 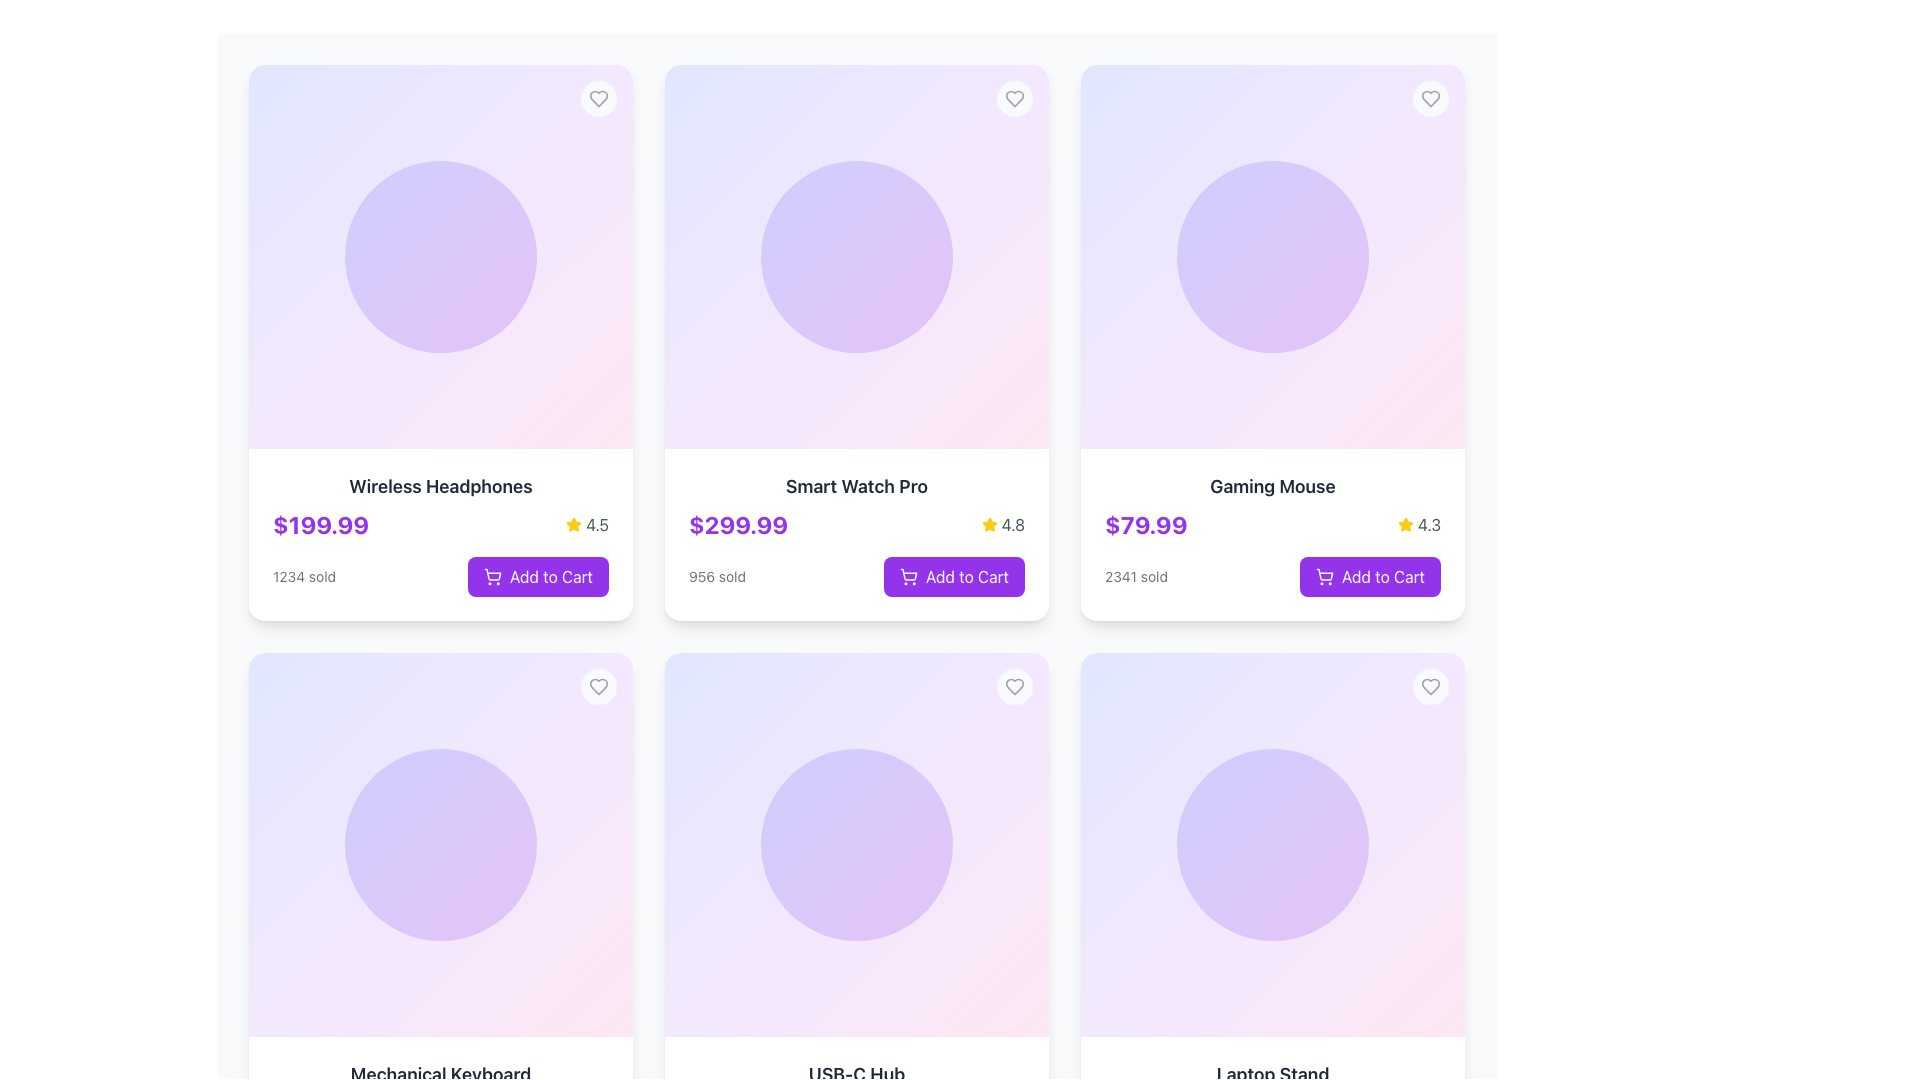 I want to click on text label that displays '956 sold', which is styled in a small gray font and located at the bottom left of the product card for the 'Smart Watch Pro', near the price and rating, so click(x=717, y=577).